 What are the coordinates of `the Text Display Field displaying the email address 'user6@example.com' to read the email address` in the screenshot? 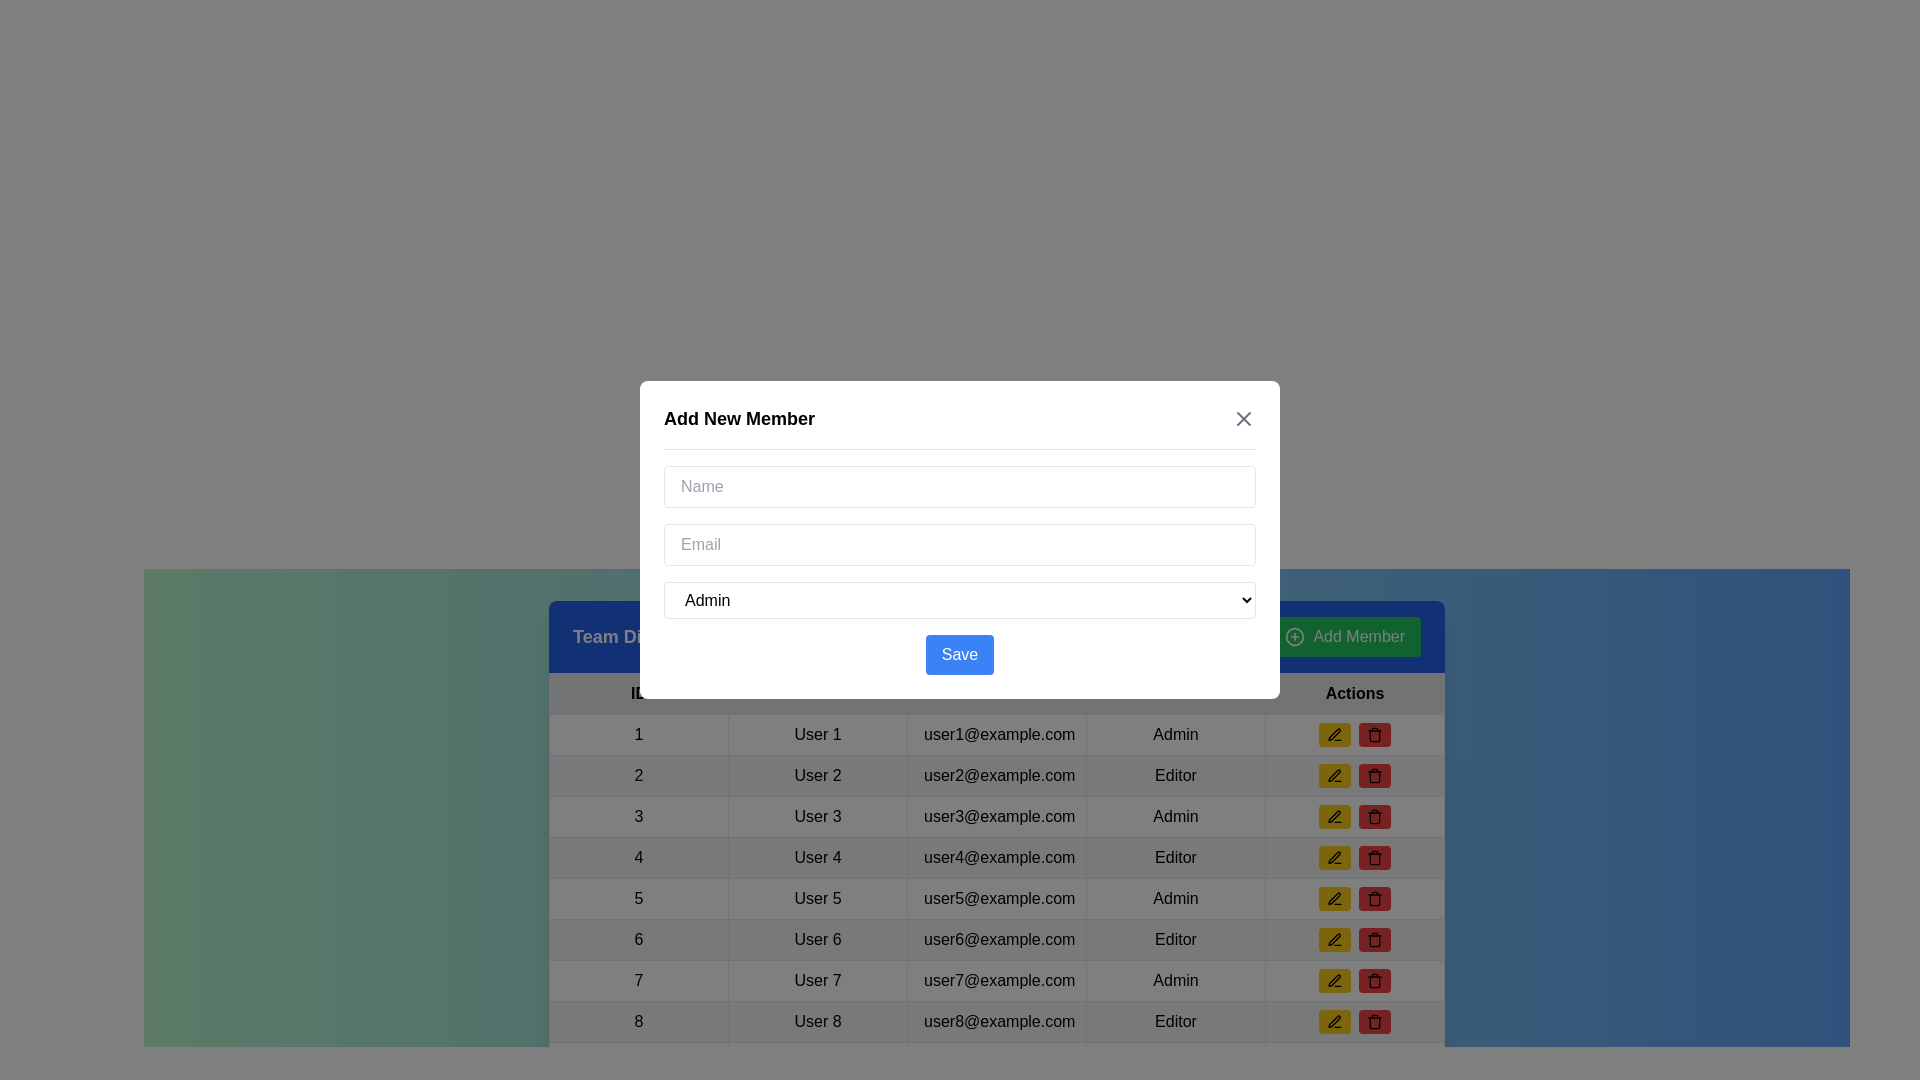 It's located at (997, 940).